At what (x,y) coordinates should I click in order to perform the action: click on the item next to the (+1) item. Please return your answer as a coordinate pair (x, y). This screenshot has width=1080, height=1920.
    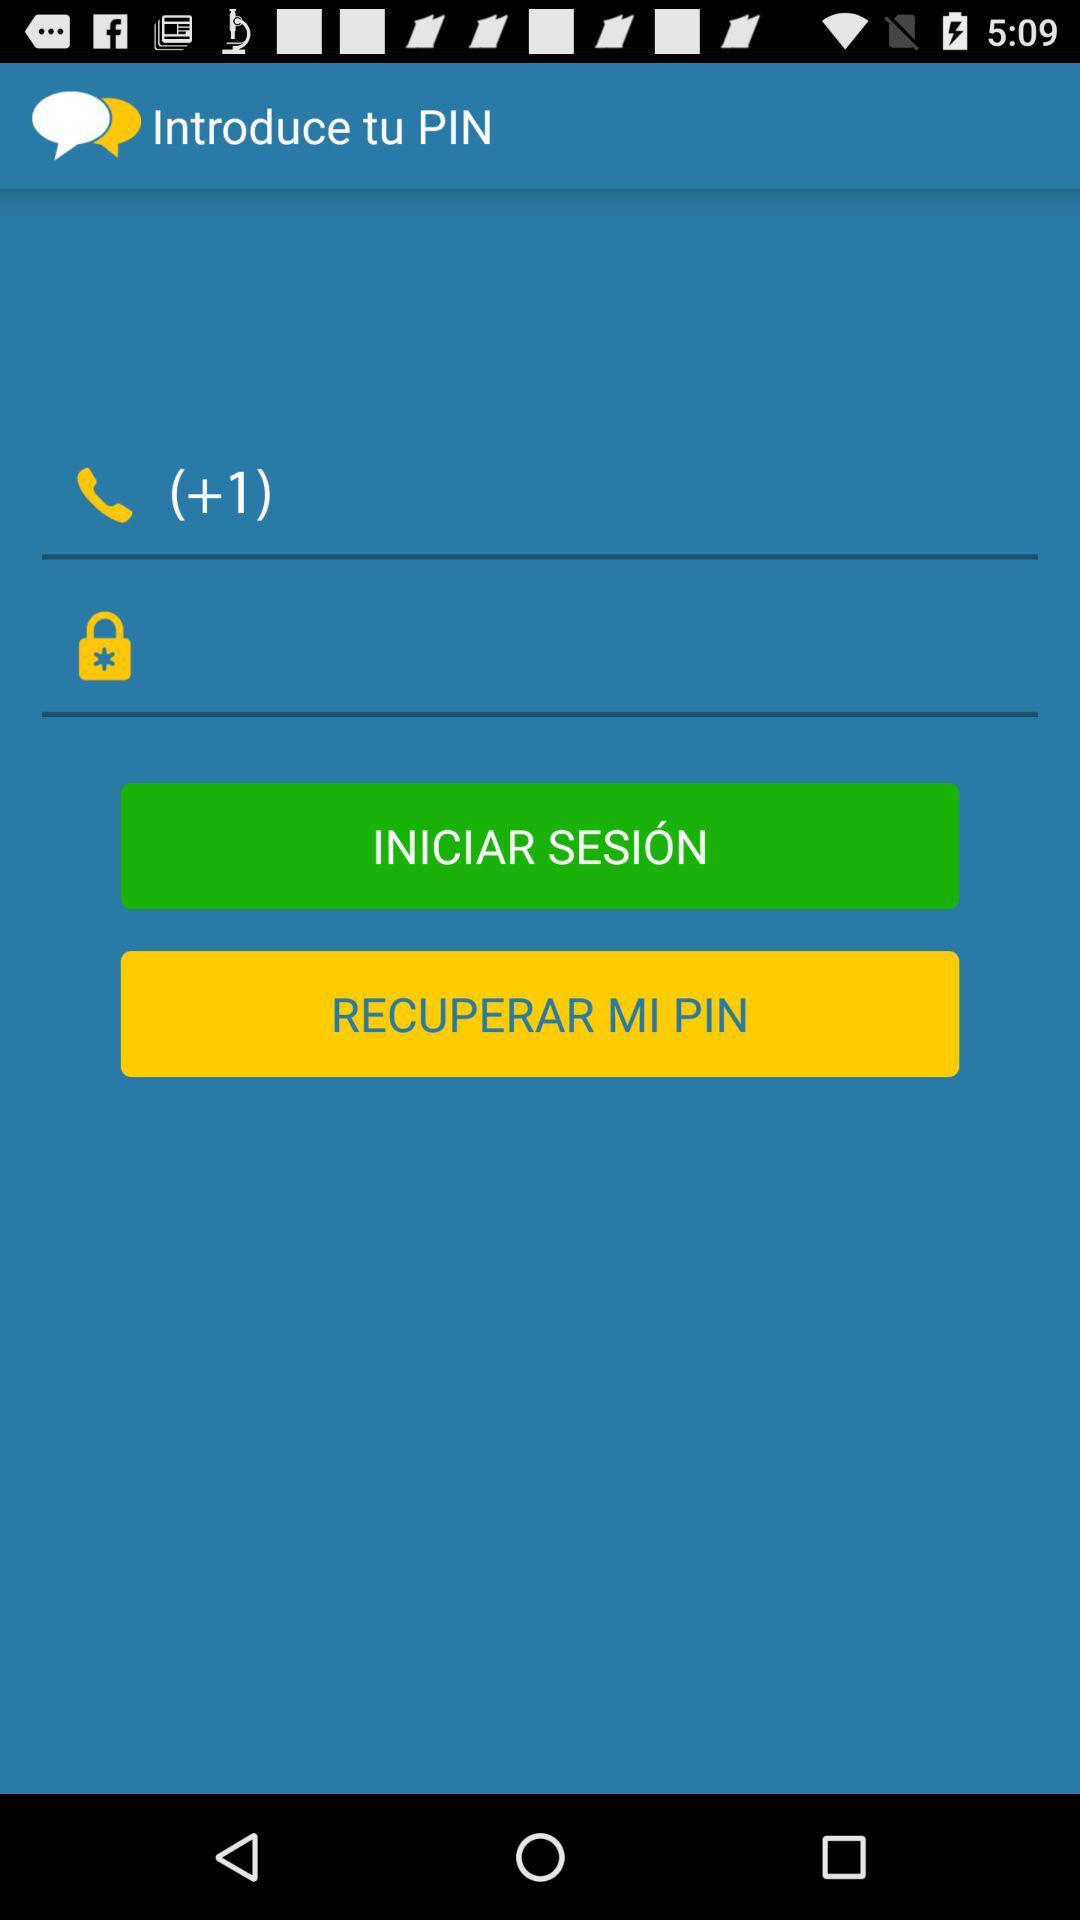
    Looking at the image, I should click on (668, 490).